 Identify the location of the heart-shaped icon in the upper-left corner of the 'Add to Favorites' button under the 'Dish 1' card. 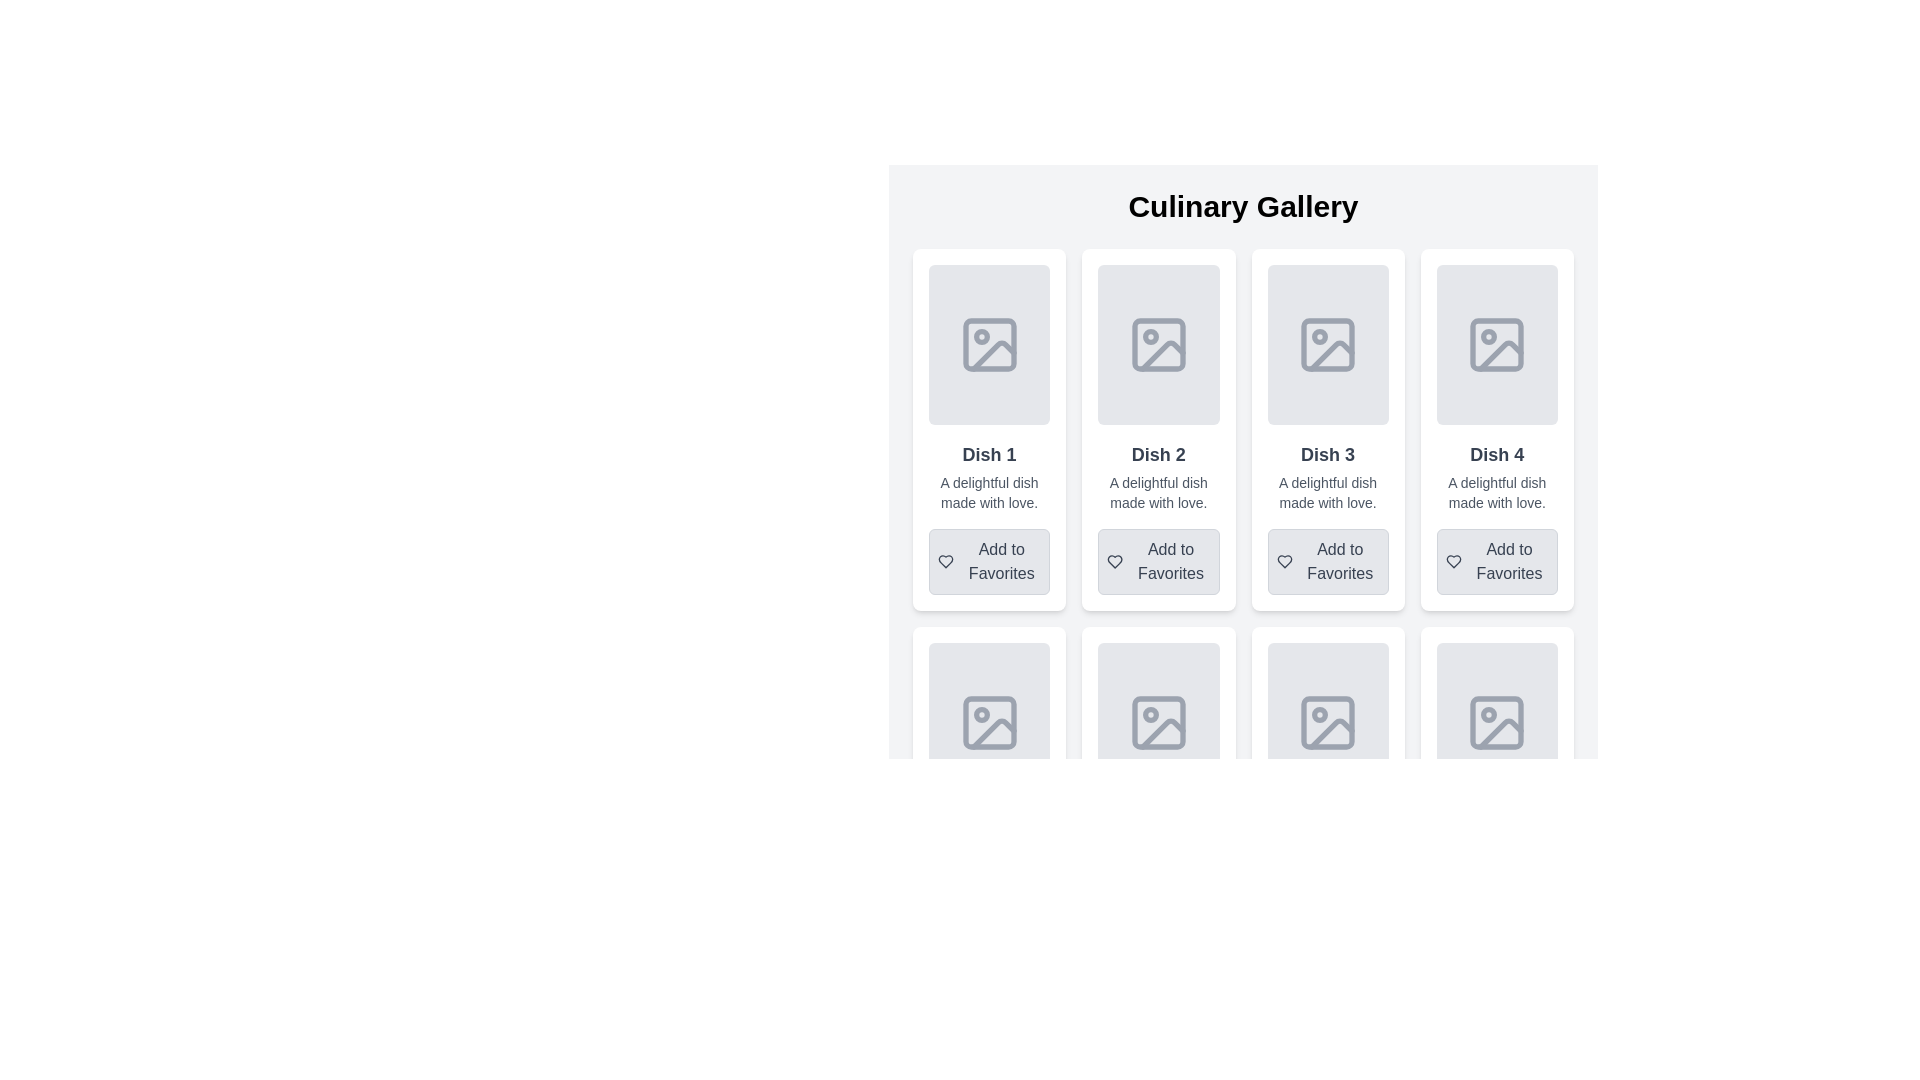
(945, 562).